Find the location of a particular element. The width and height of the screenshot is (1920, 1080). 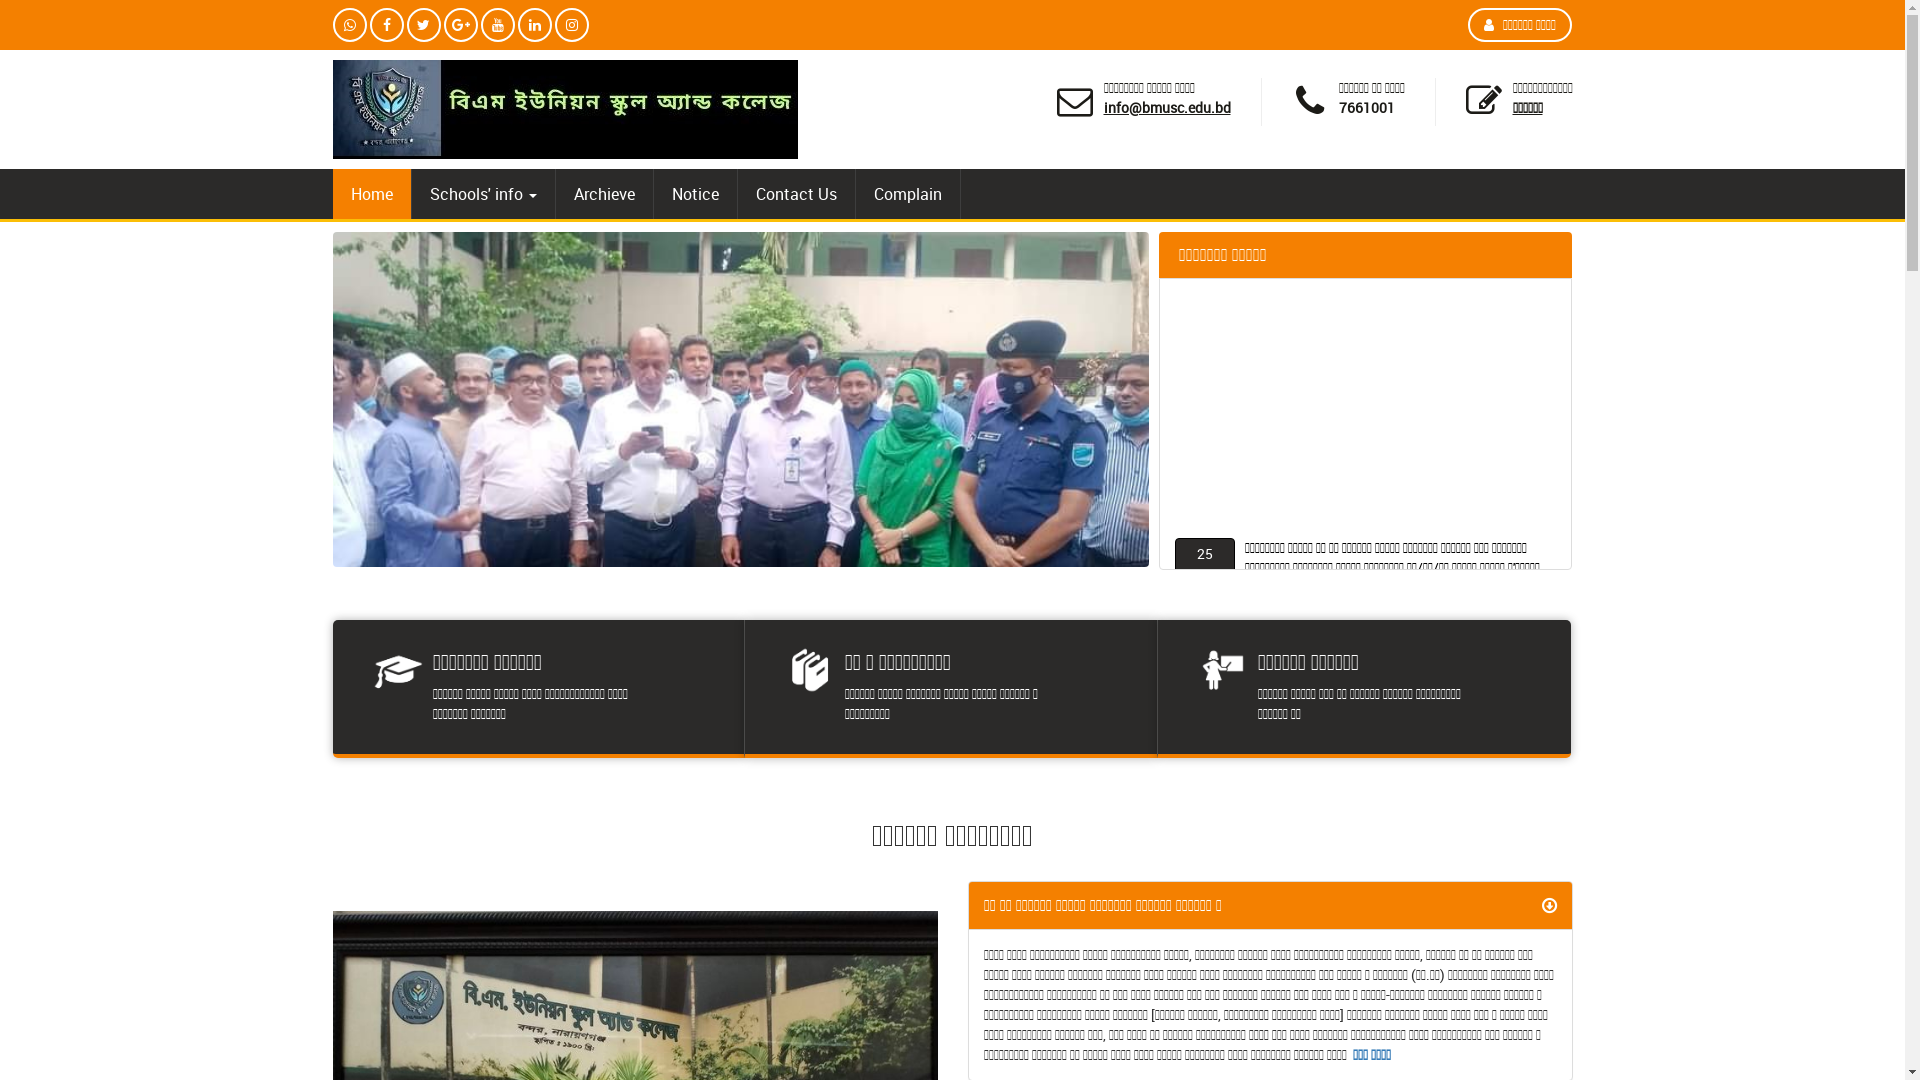

'Archieve' is located at coordinates (603, 193).